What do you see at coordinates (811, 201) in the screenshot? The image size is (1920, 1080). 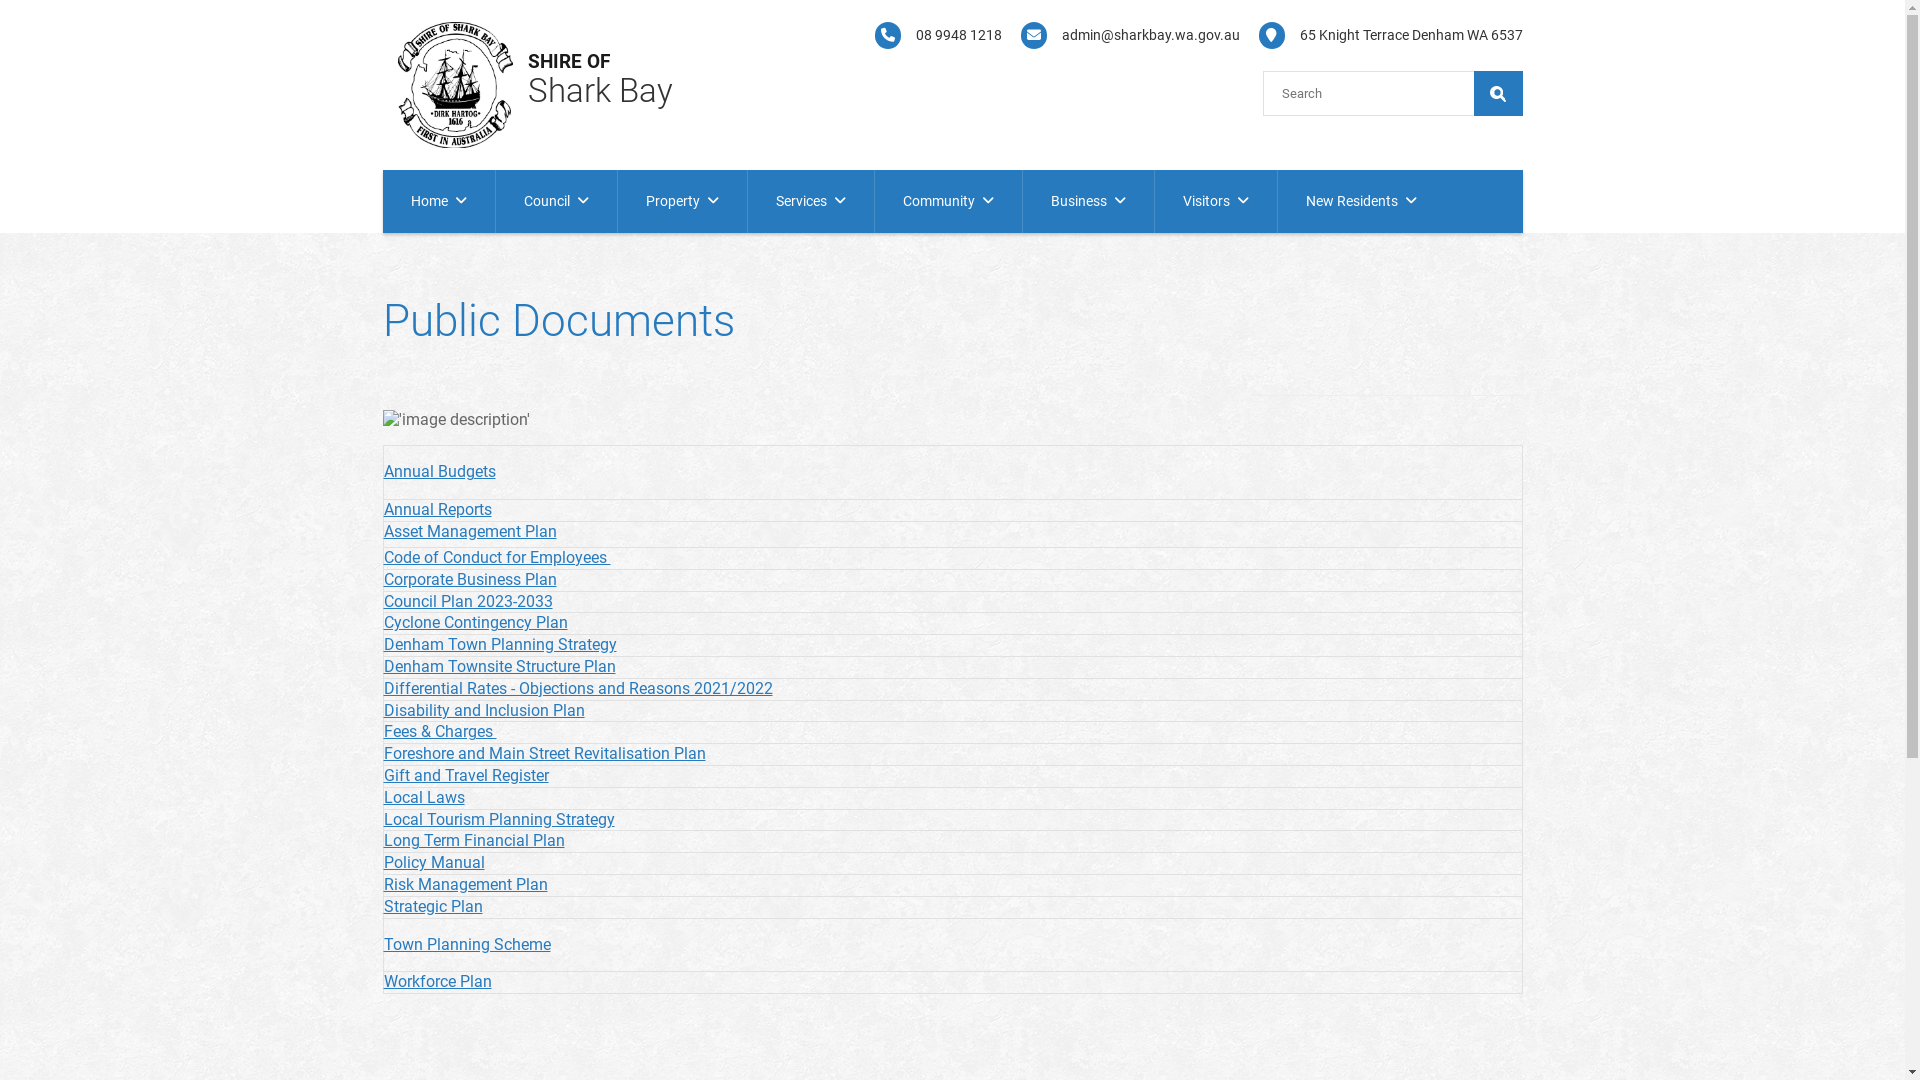 I see `'Services'` at bounding box center [811, 201].